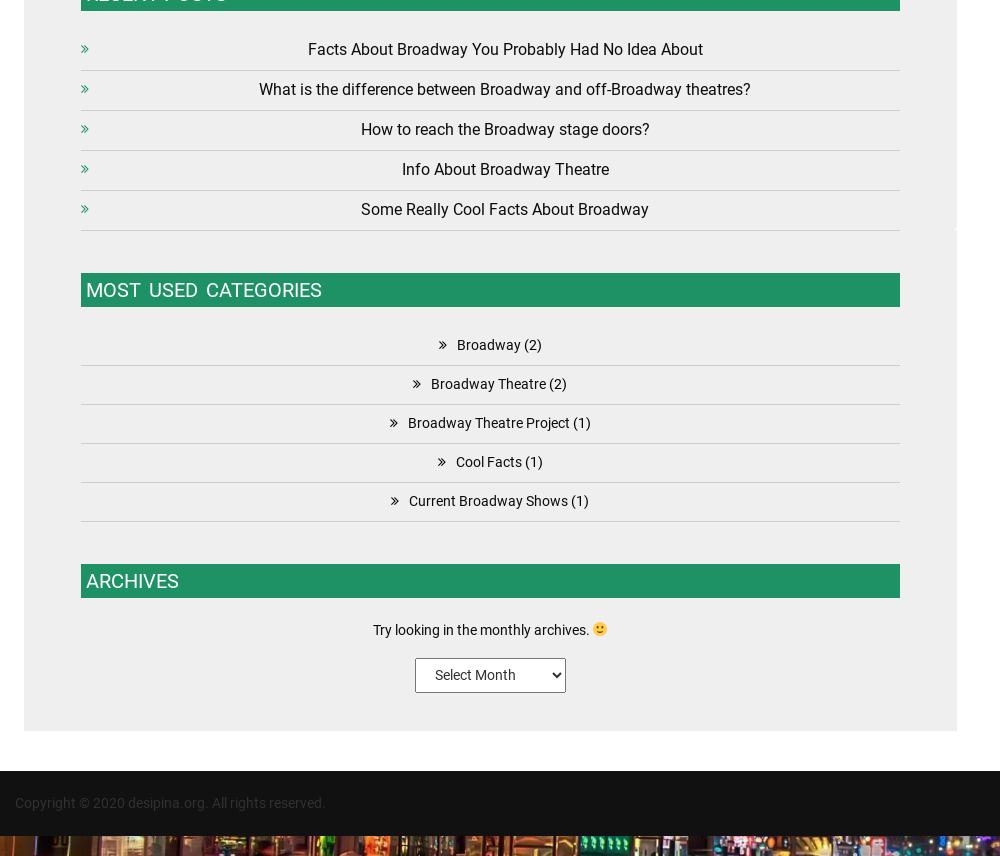  What do you see at coordinates (487, 461) in the screenshot?
I see `'Cool Facts'` at bounding box center [487, 461].